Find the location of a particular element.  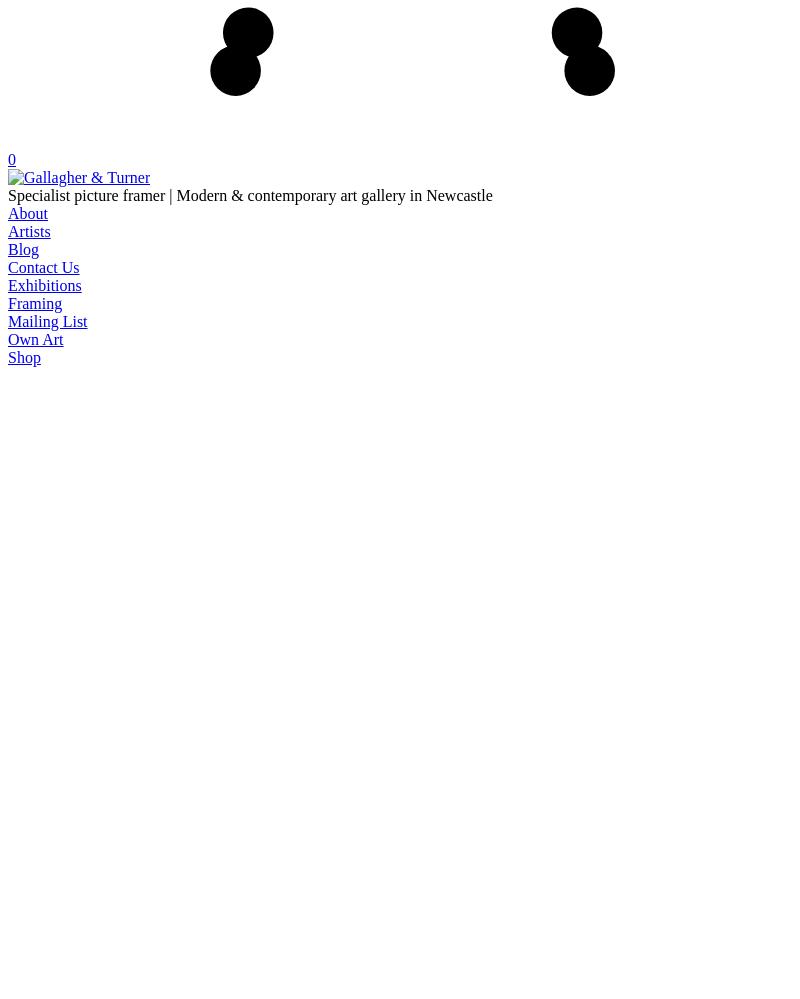

'Shop' is located at coordinates (24, 356).